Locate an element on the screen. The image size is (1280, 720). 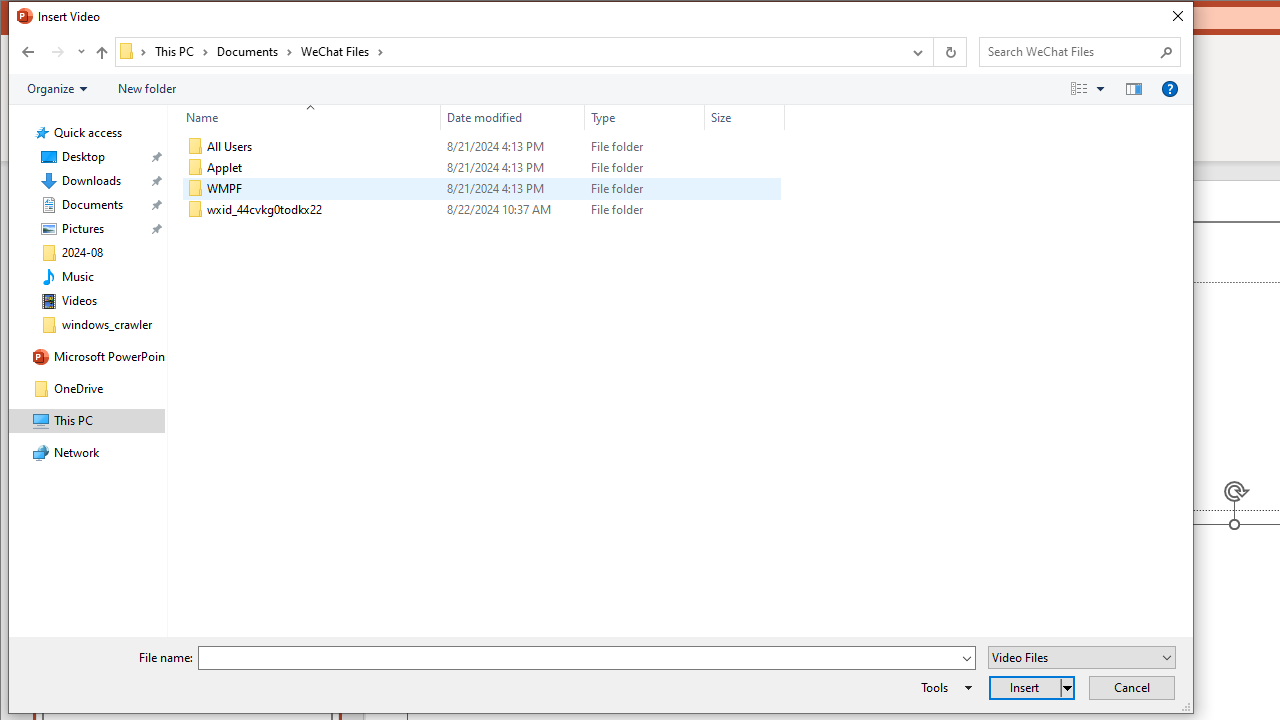
'Filter dropdown' is located at coordinates (775, 117).